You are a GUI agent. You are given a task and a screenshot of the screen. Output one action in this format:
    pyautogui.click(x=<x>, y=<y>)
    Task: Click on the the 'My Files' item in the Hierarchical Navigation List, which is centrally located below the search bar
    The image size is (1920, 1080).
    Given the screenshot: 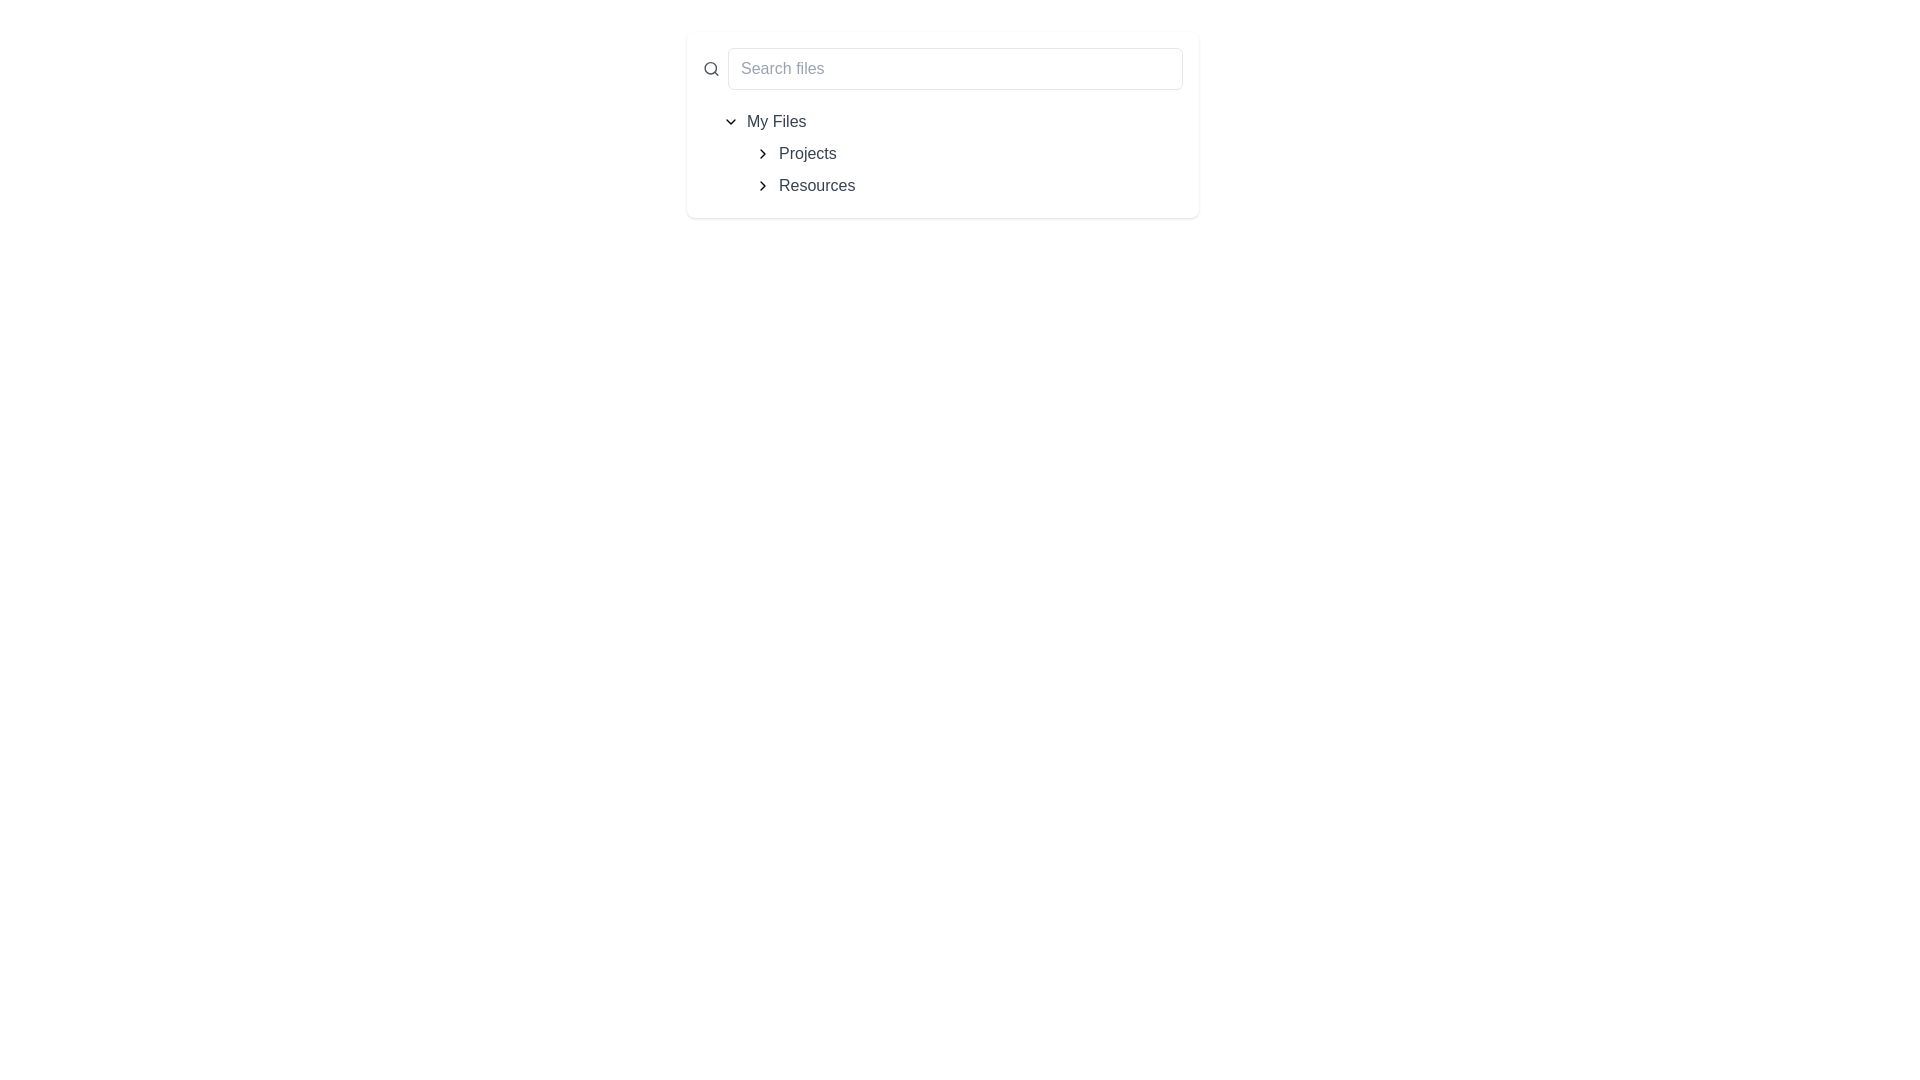 What is the action you would take?
    pyautogui.click(x=941, y=153)
    